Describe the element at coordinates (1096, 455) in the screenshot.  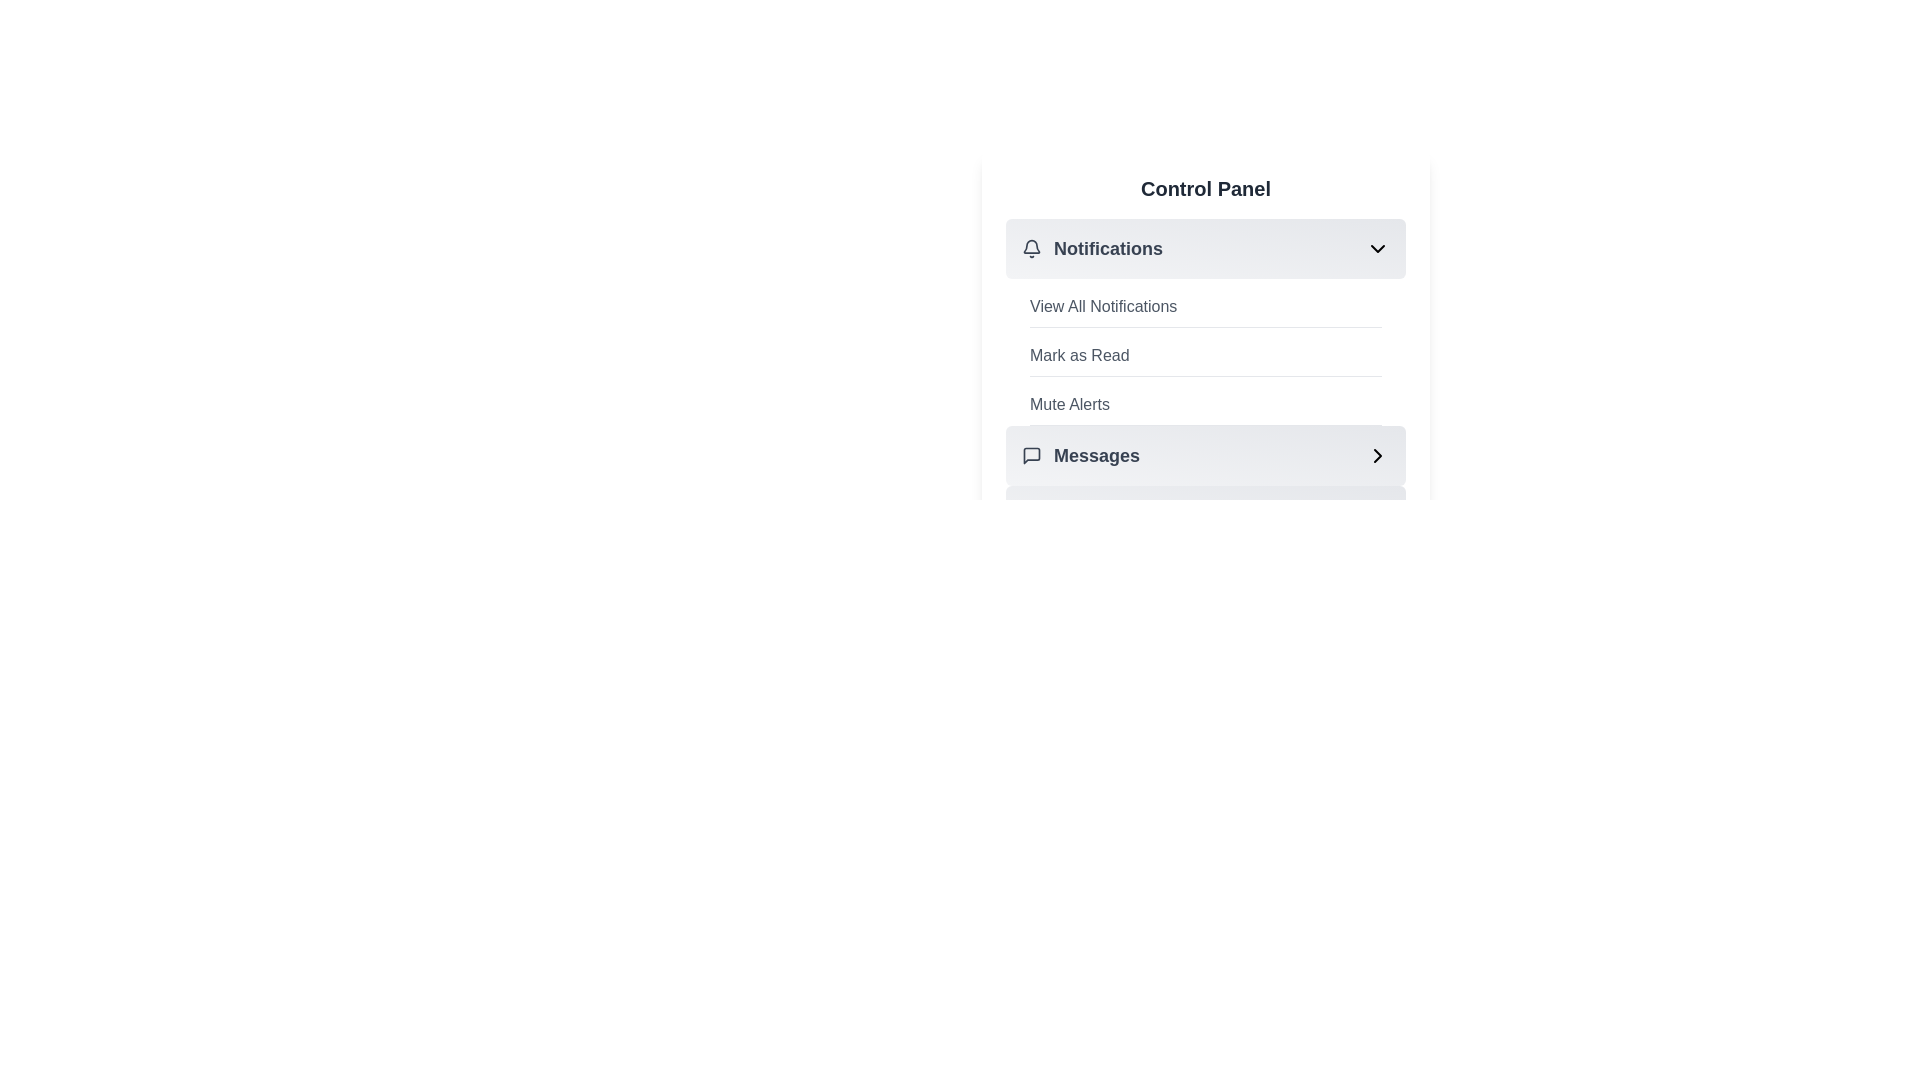
I see `the text label displaying 'Messages', which is styled in bold font and larger size, located in the Notifications section of the control panel` at that location.